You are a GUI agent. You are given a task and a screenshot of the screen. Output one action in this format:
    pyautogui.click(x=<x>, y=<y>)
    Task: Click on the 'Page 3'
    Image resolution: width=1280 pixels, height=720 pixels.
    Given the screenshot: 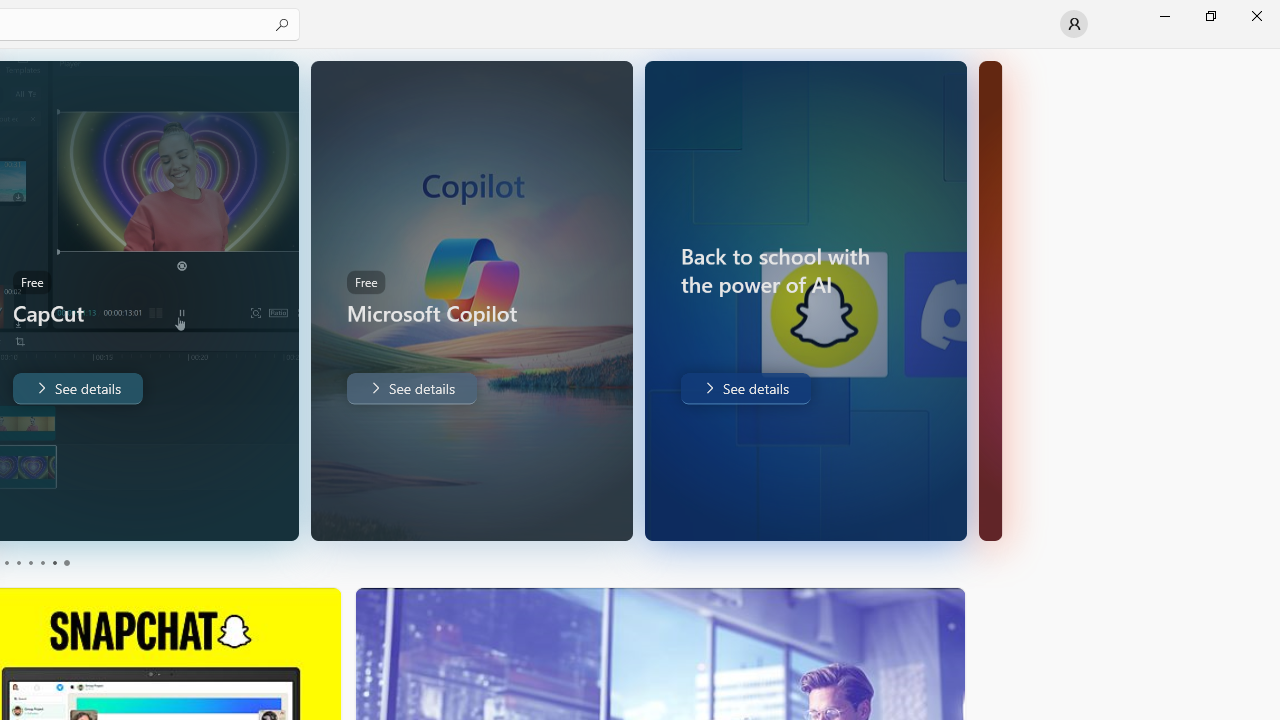 What is the action you would take?
    pyautogui.click(x=30, y=563)
    